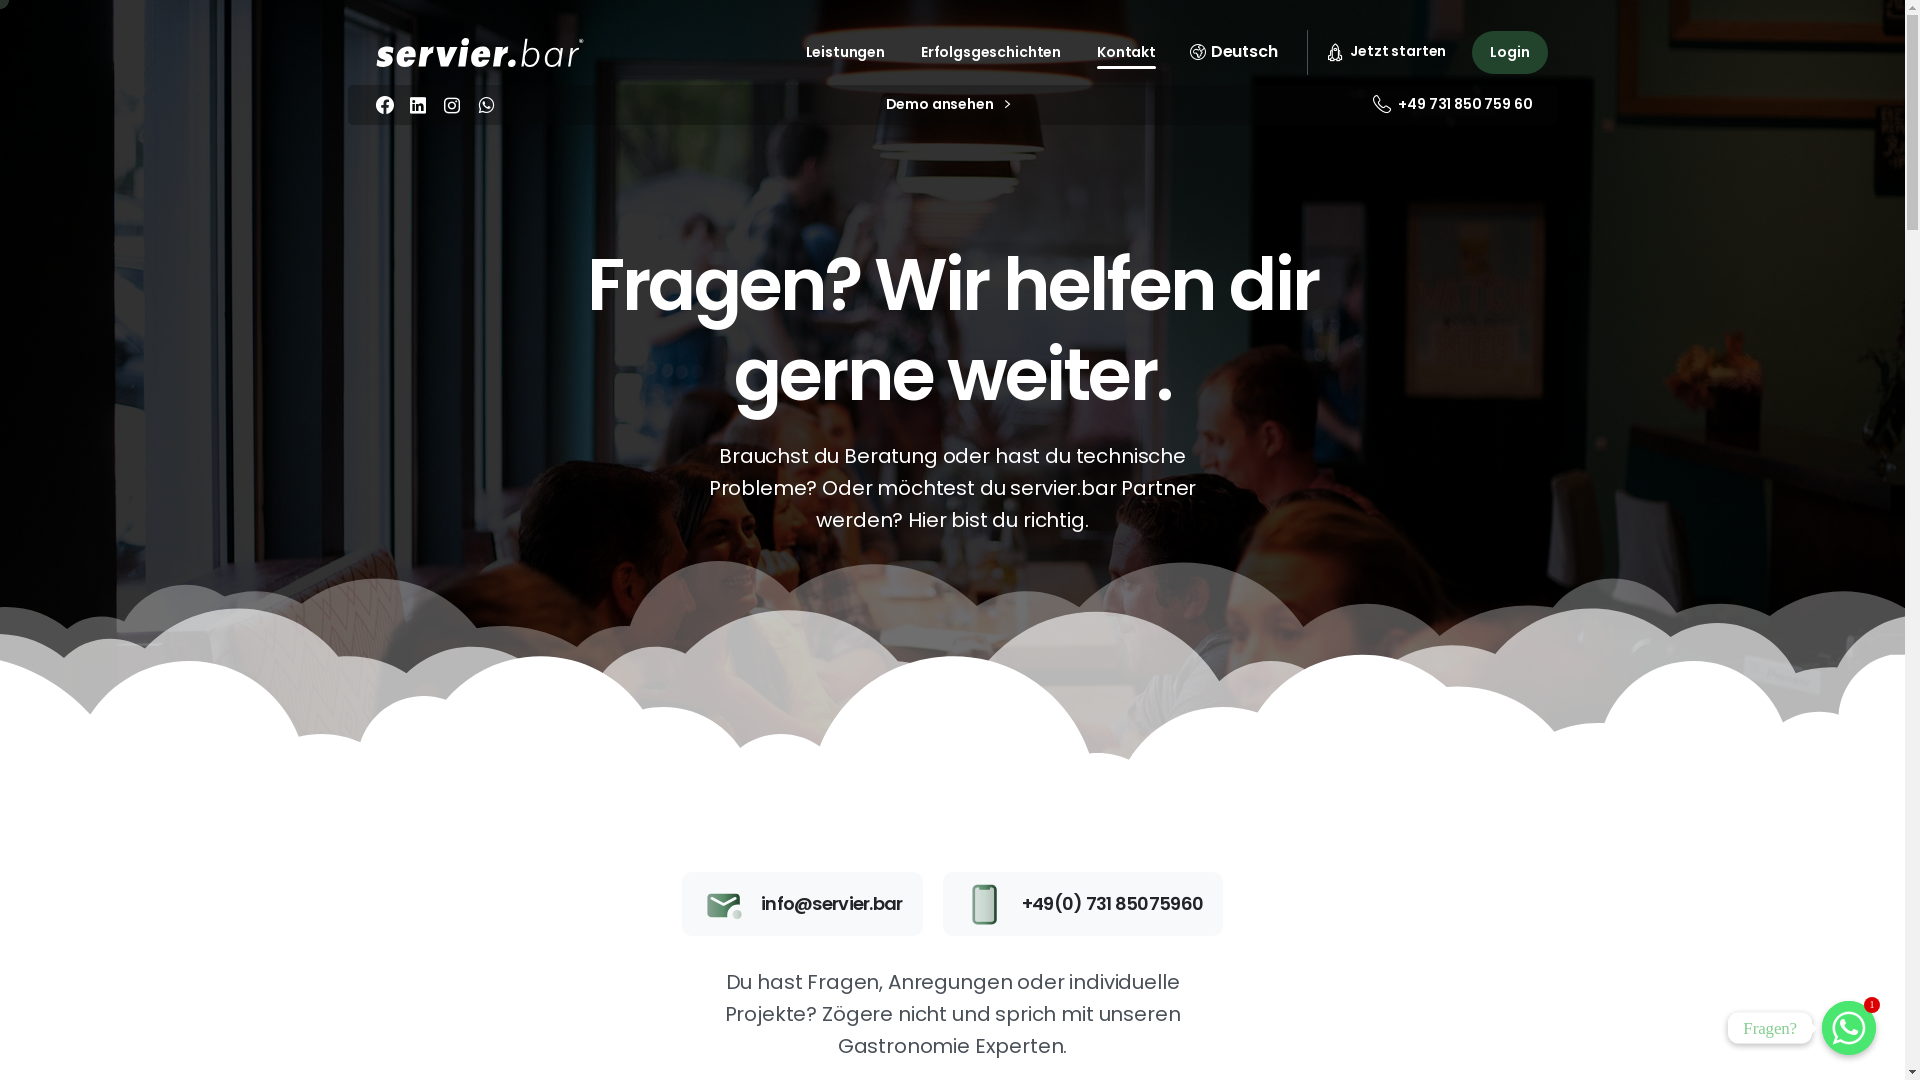  I want to click on 'Facebook', so click(384, 104).